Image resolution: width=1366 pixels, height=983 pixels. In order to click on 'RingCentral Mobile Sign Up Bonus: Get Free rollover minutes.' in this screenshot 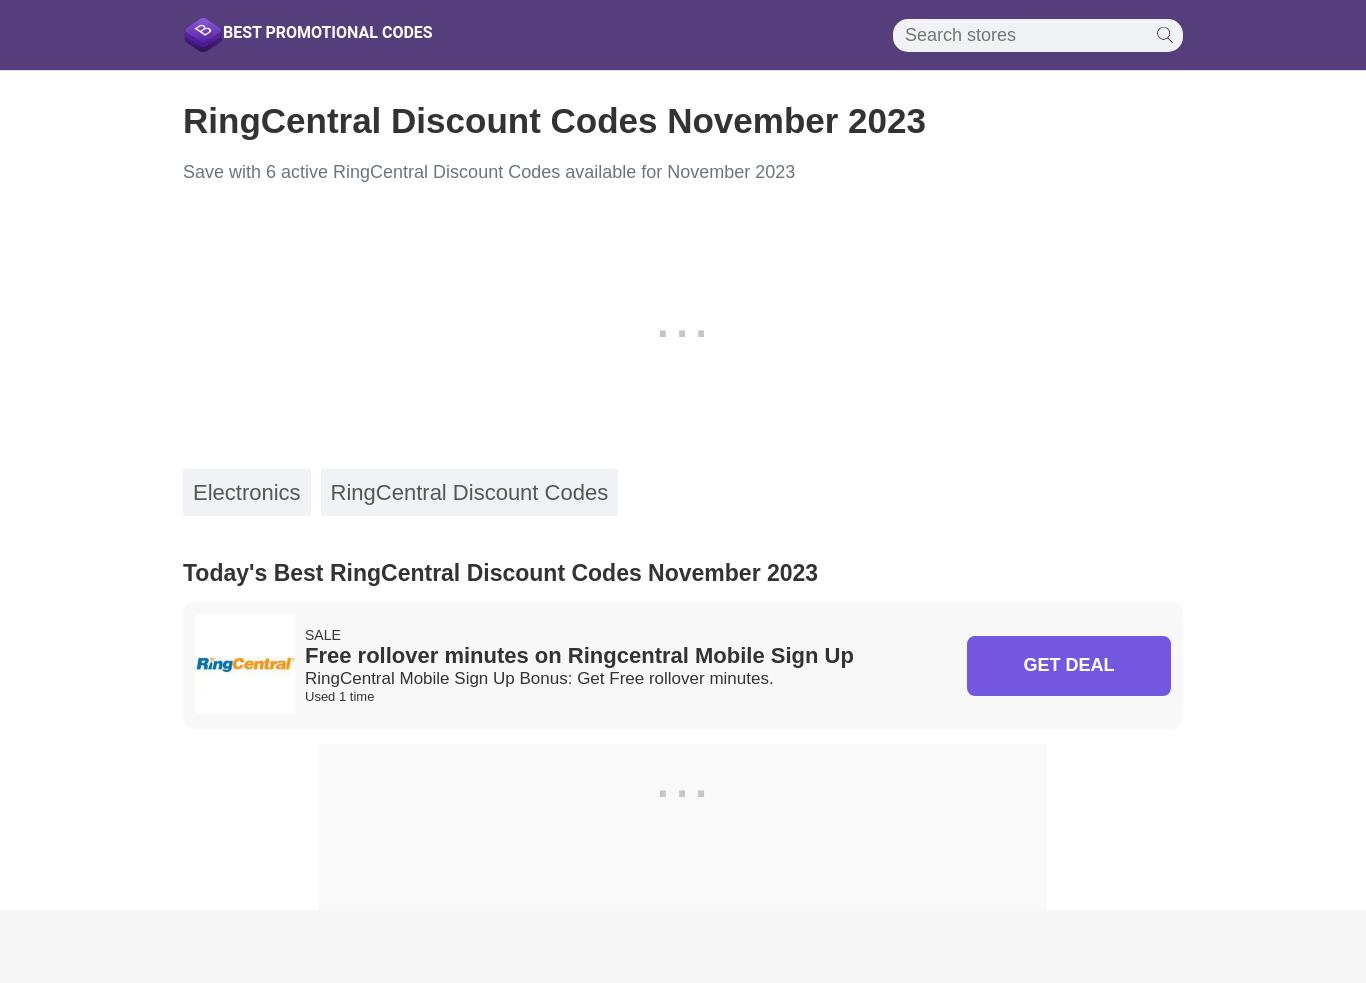, I will do `click(539, 677)`.